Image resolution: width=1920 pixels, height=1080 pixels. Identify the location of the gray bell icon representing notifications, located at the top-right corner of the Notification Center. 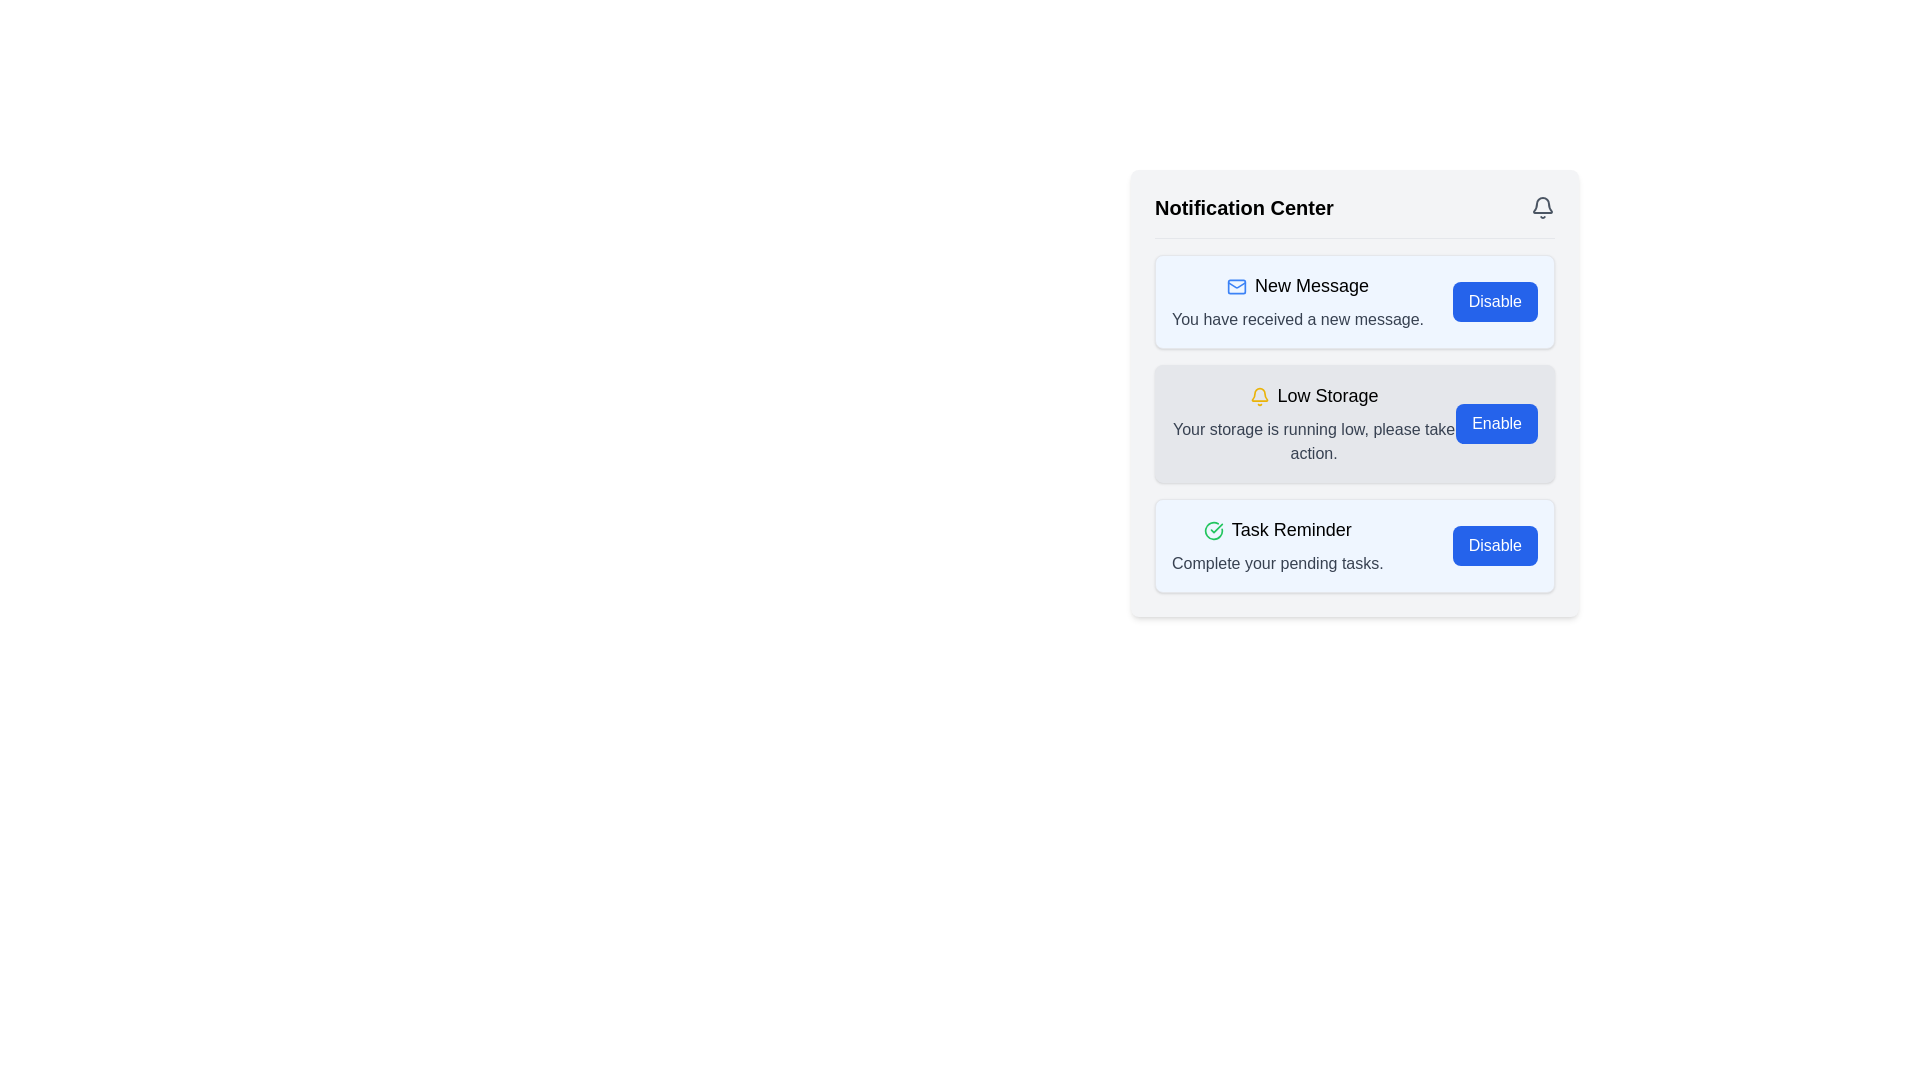
(1541, 208).